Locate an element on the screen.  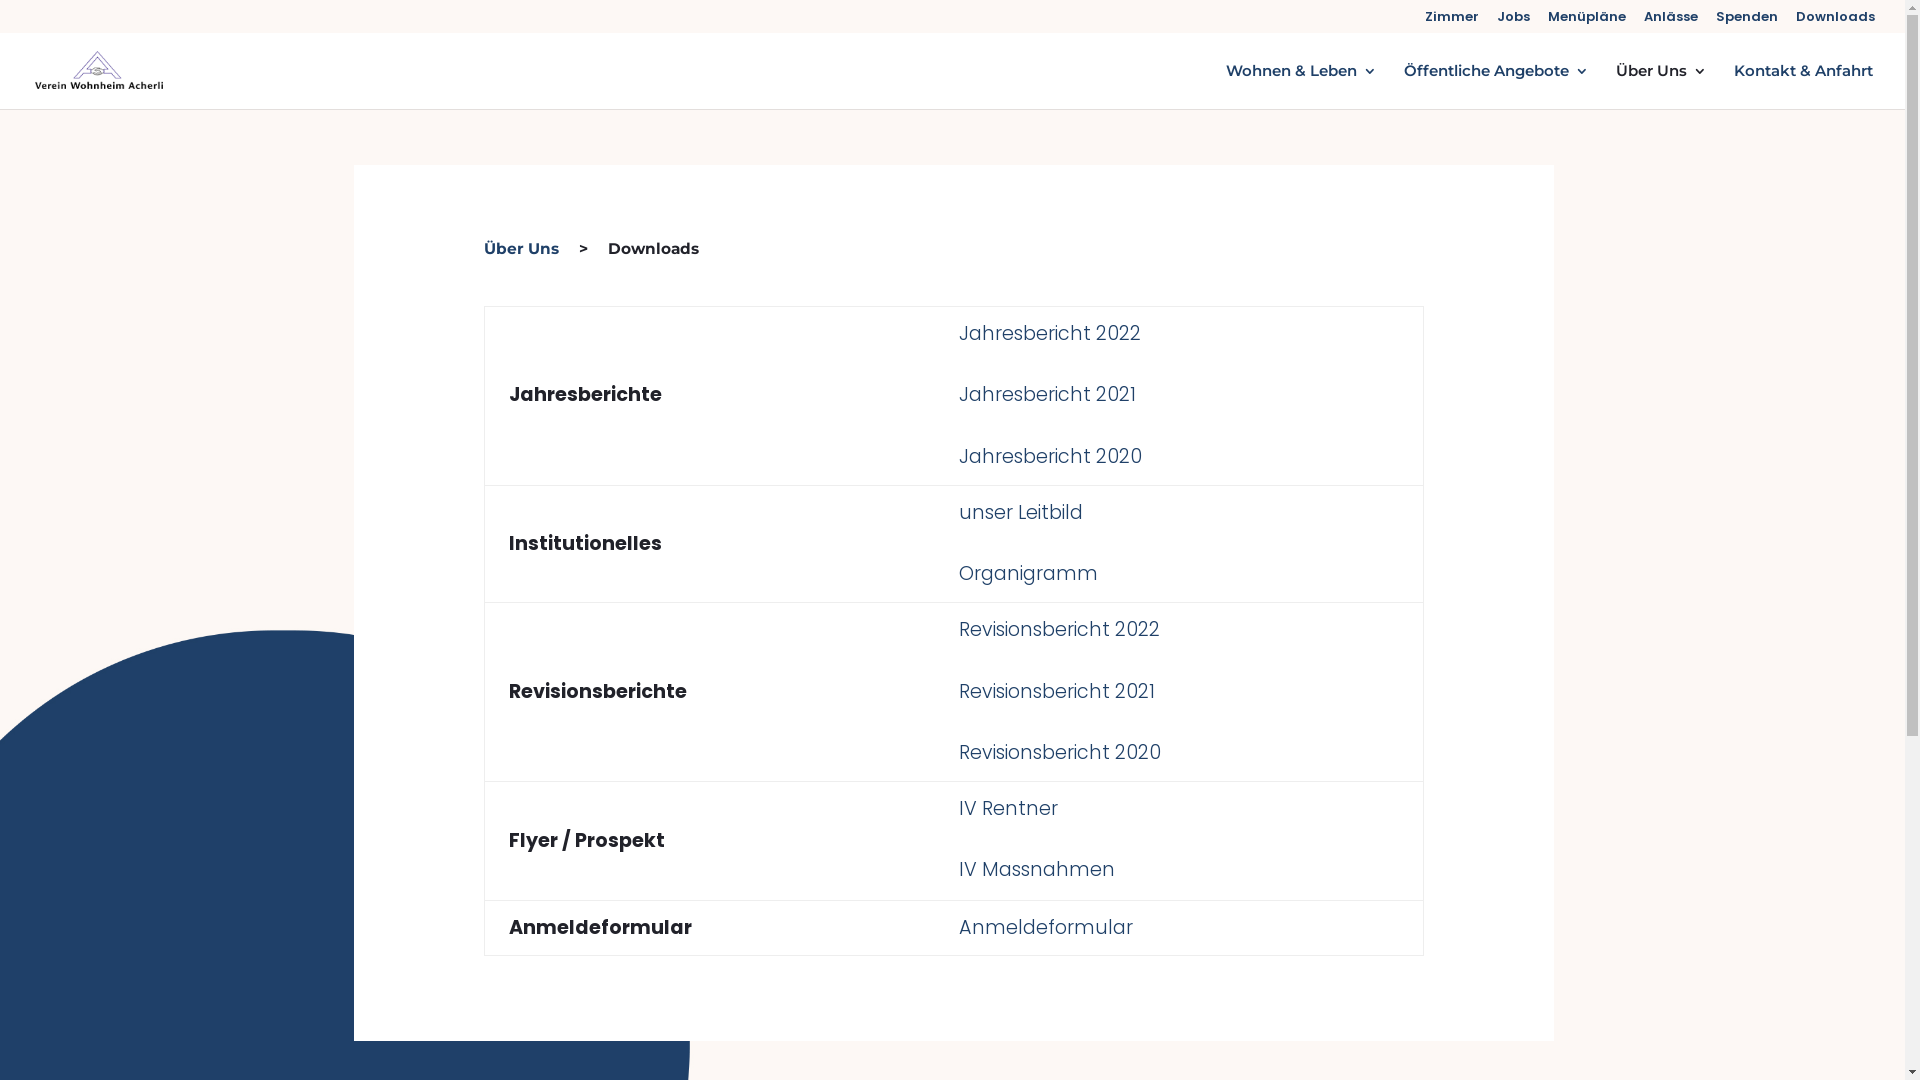
'Organigramm' is located at coordinates (1028, 573).